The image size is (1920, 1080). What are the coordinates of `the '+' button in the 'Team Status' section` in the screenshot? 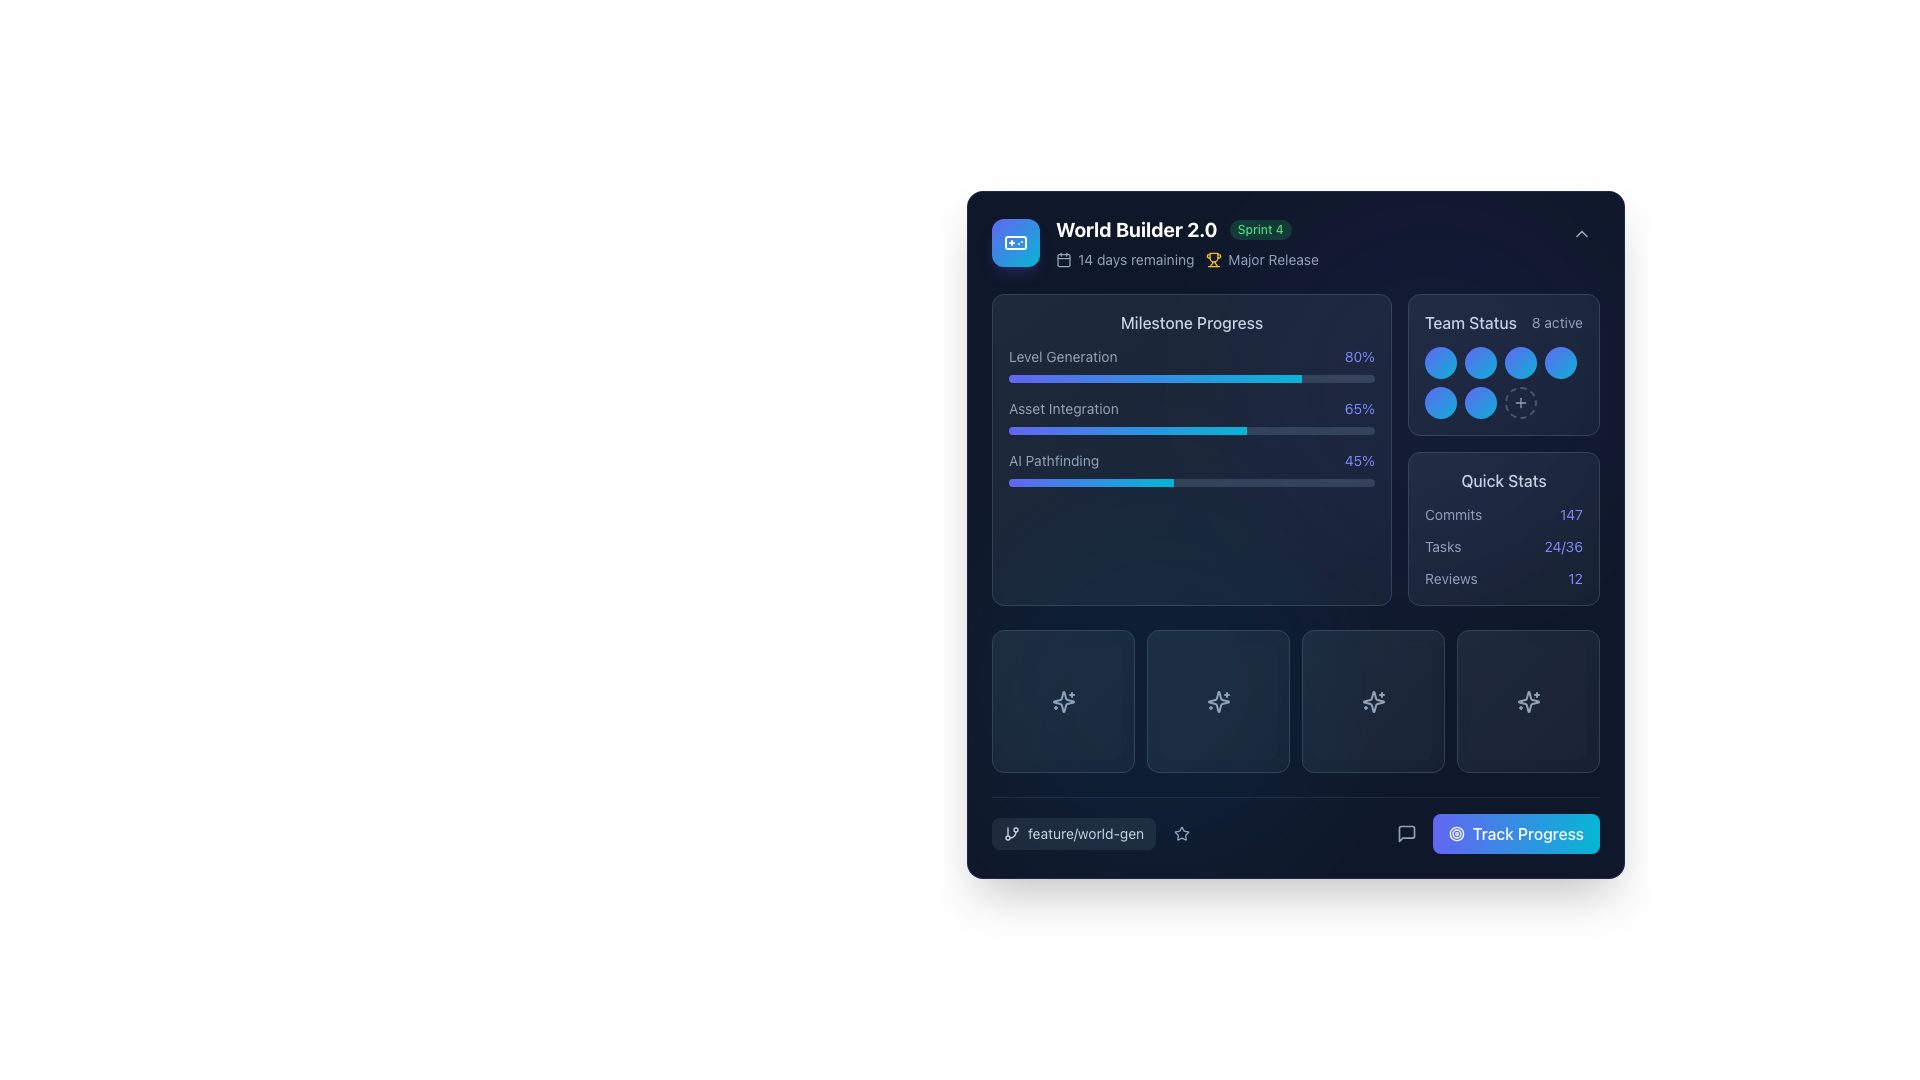 It's located at (1520, 402).